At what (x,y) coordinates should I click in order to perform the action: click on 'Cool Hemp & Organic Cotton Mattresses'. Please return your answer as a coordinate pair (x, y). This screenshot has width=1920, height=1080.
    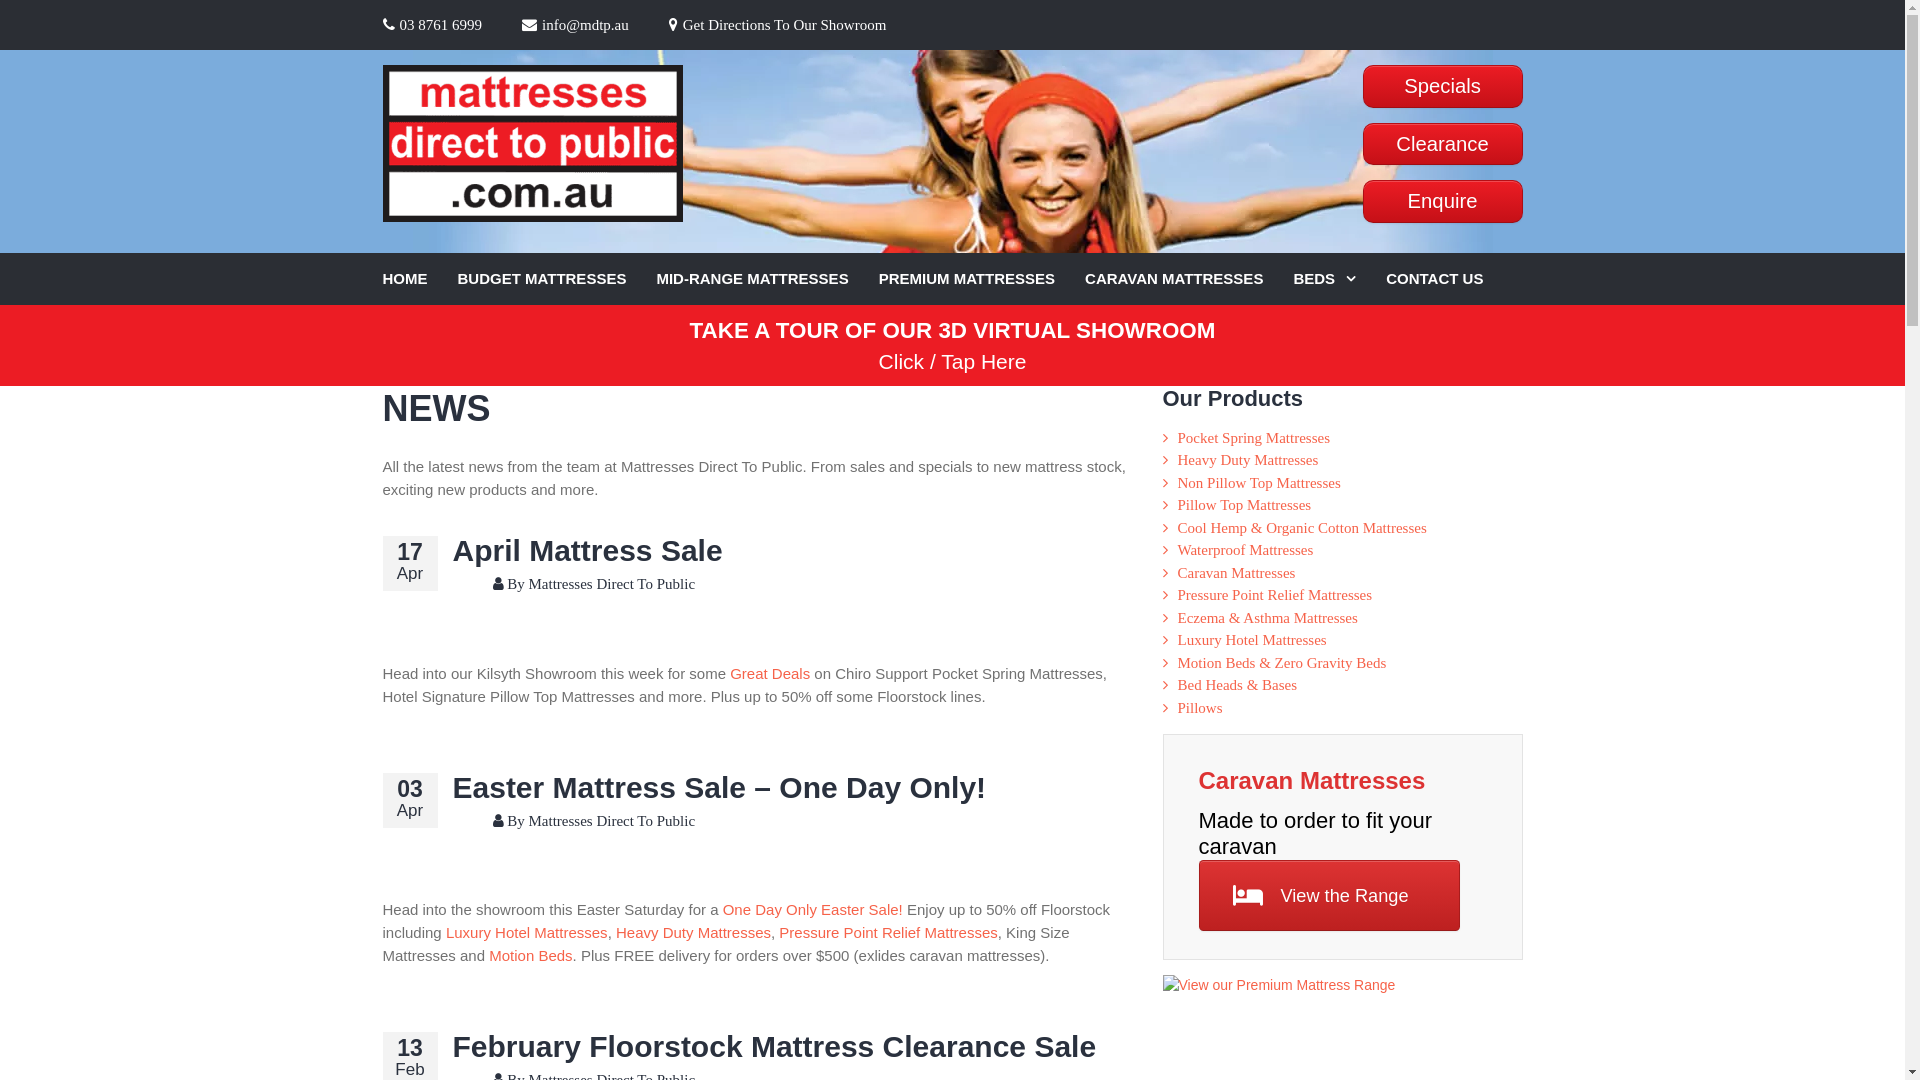
    Looking at the image, I should click on (1302, 527).